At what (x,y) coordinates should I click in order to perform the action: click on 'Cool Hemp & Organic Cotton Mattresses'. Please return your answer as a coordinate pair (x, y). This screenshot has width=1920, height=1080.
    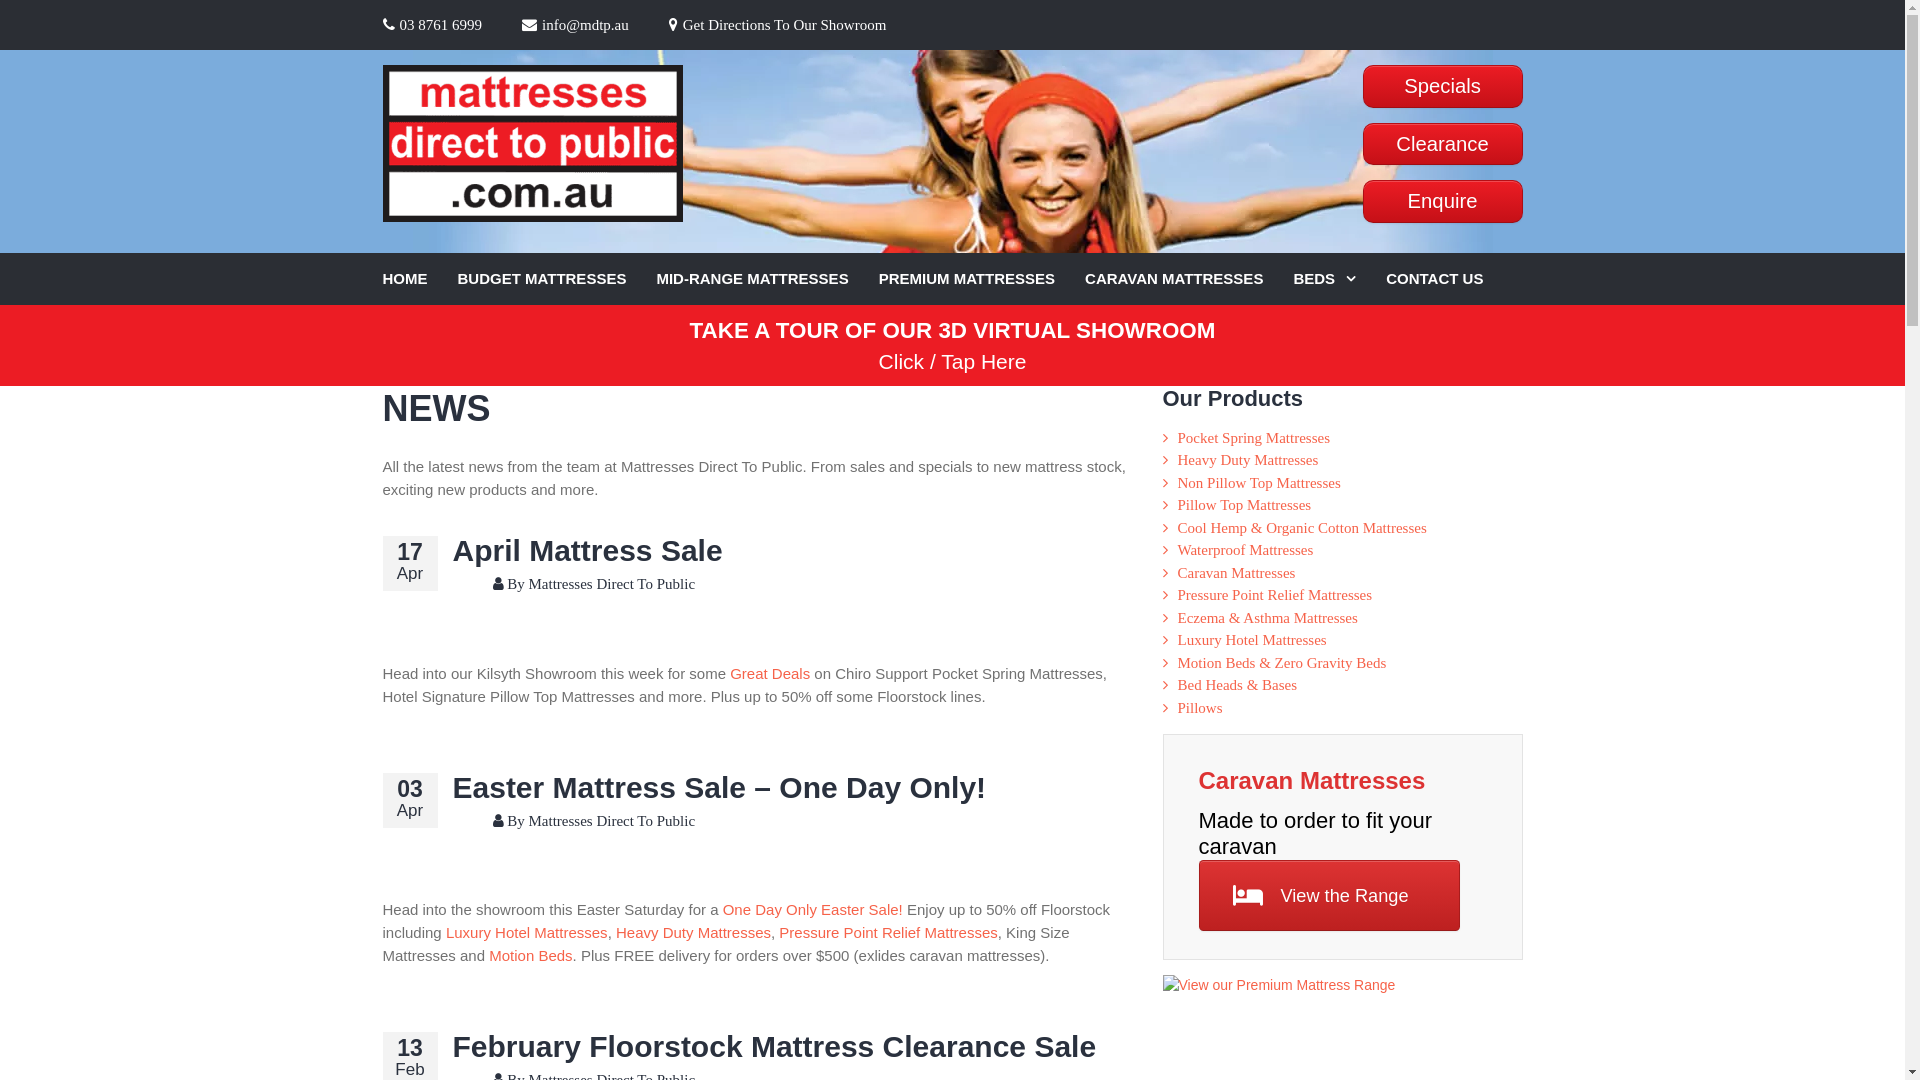
    Looking at the image, I should click on (1302, 527).